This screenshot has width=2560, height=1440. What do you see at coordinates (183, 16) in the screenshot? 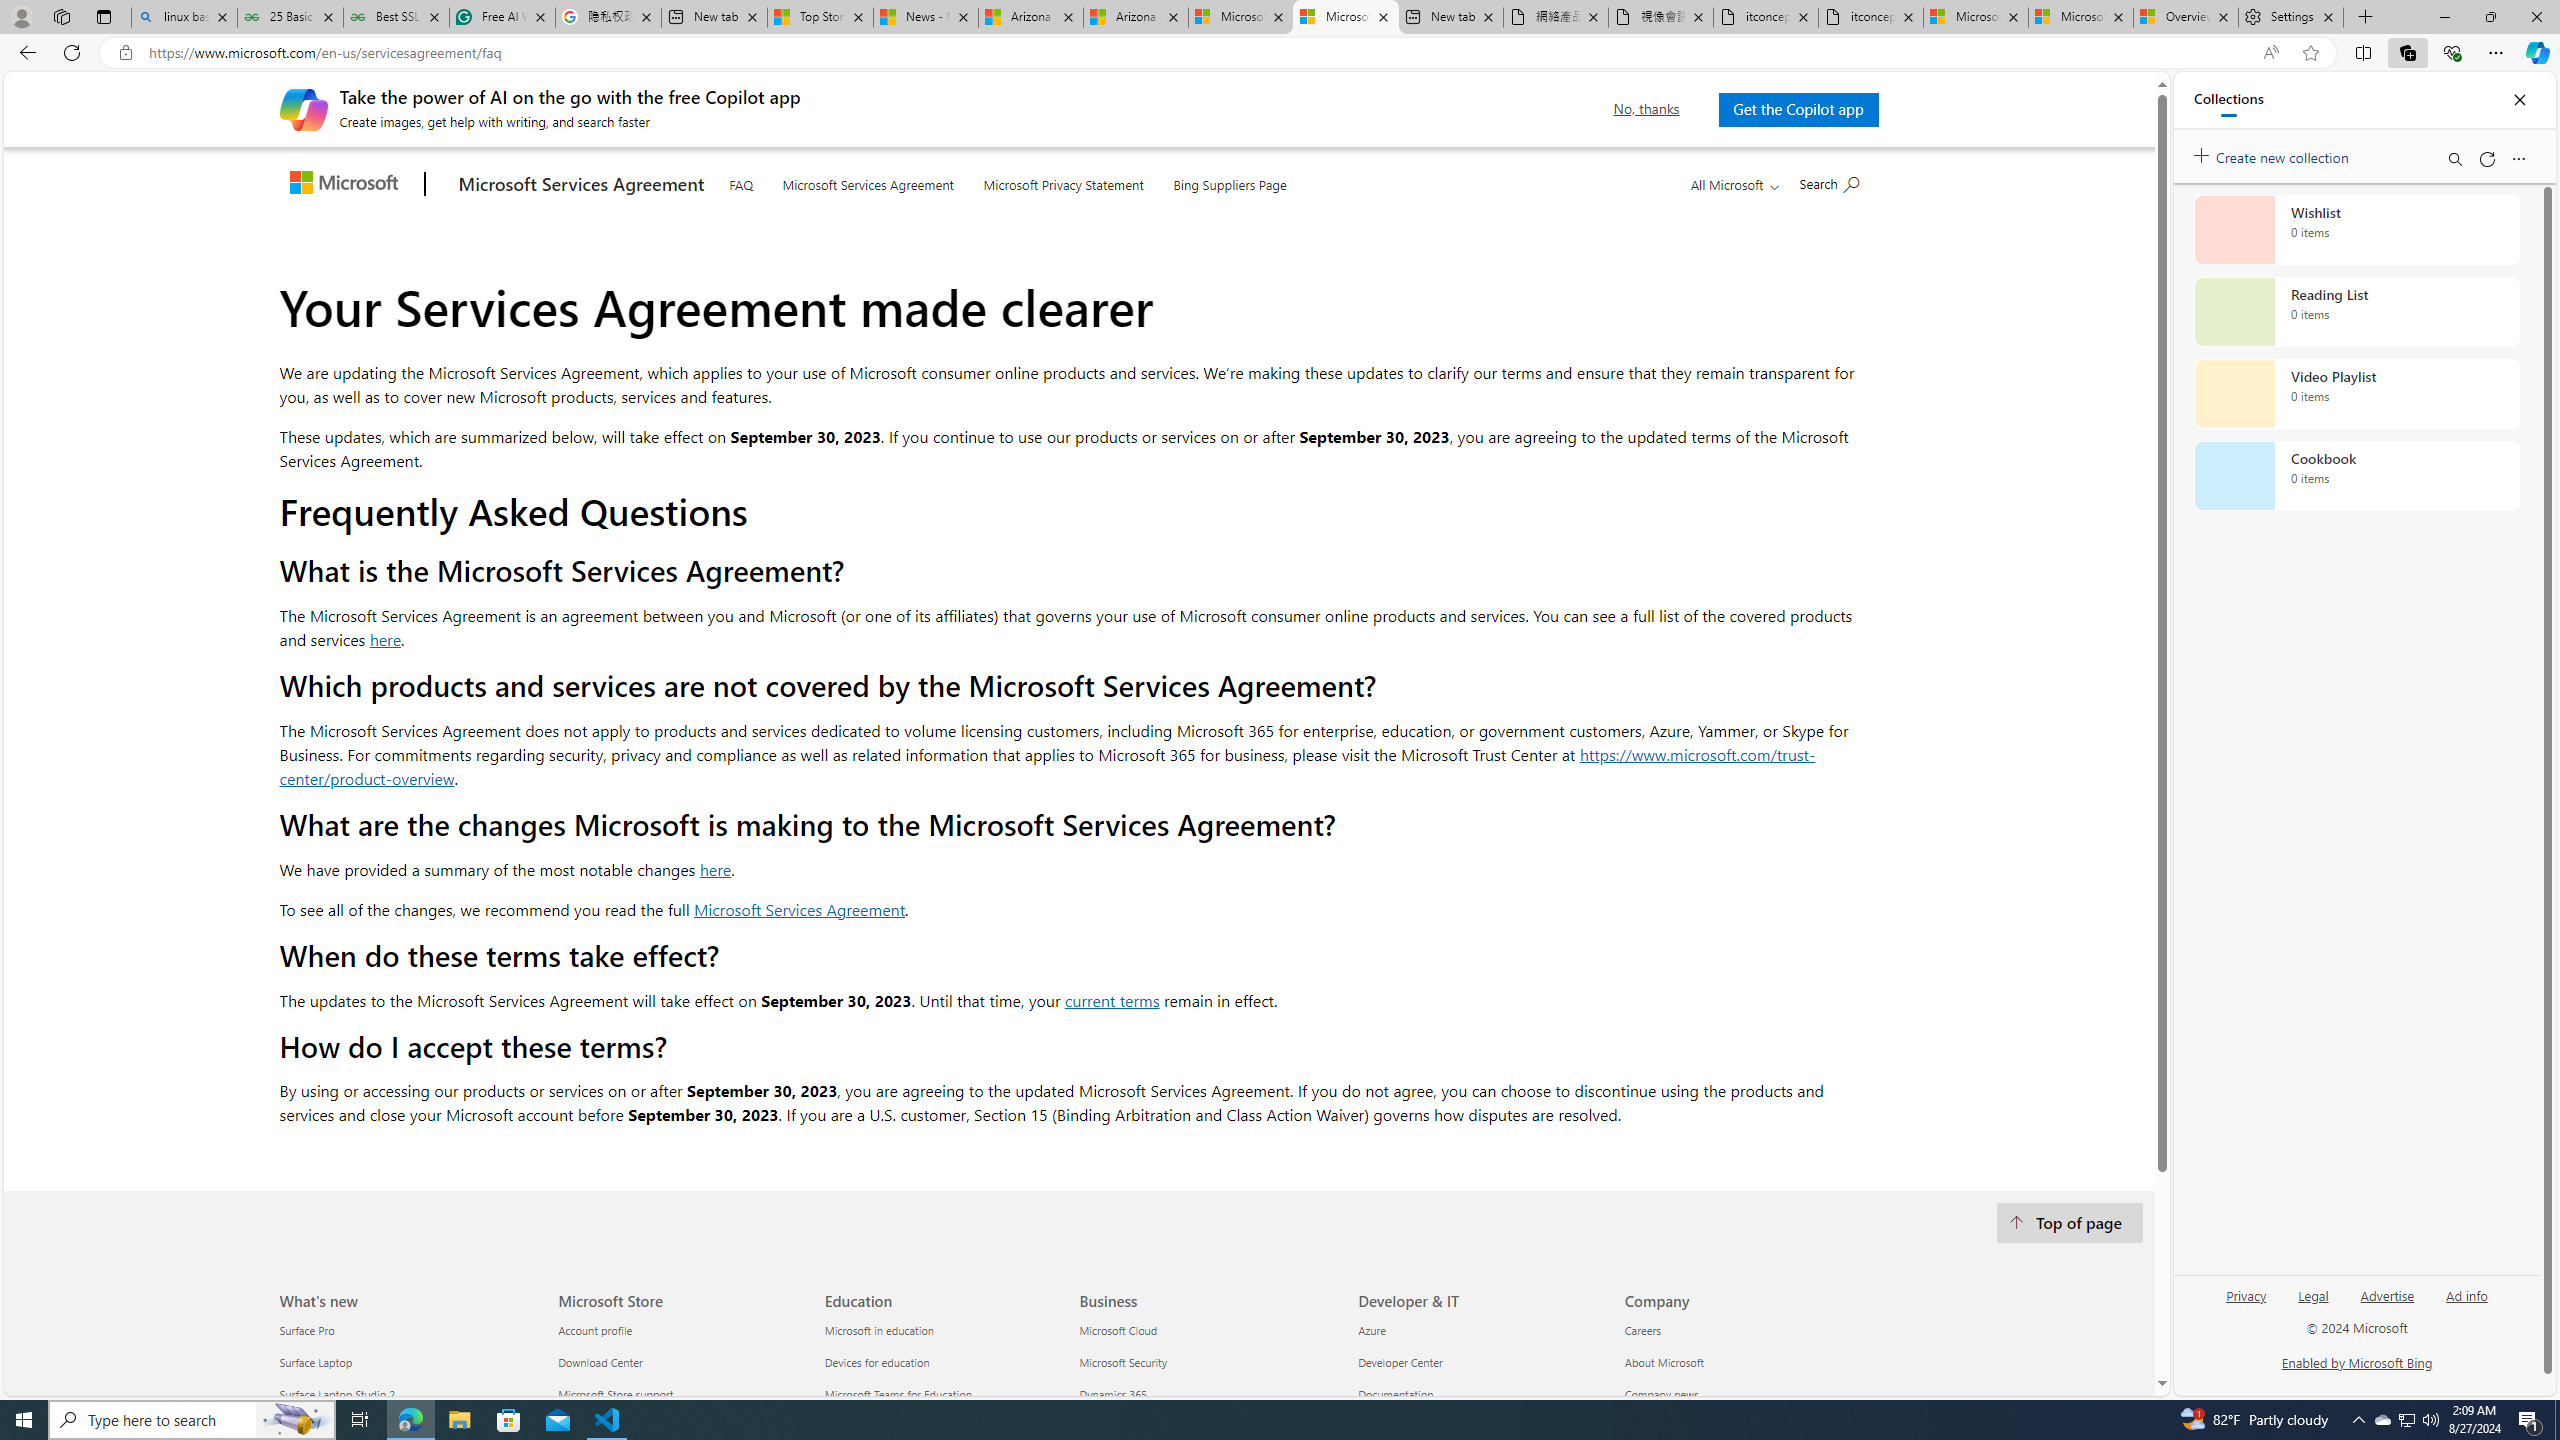
I see `'linux basic - Search'` at bounding box center [183, 16].